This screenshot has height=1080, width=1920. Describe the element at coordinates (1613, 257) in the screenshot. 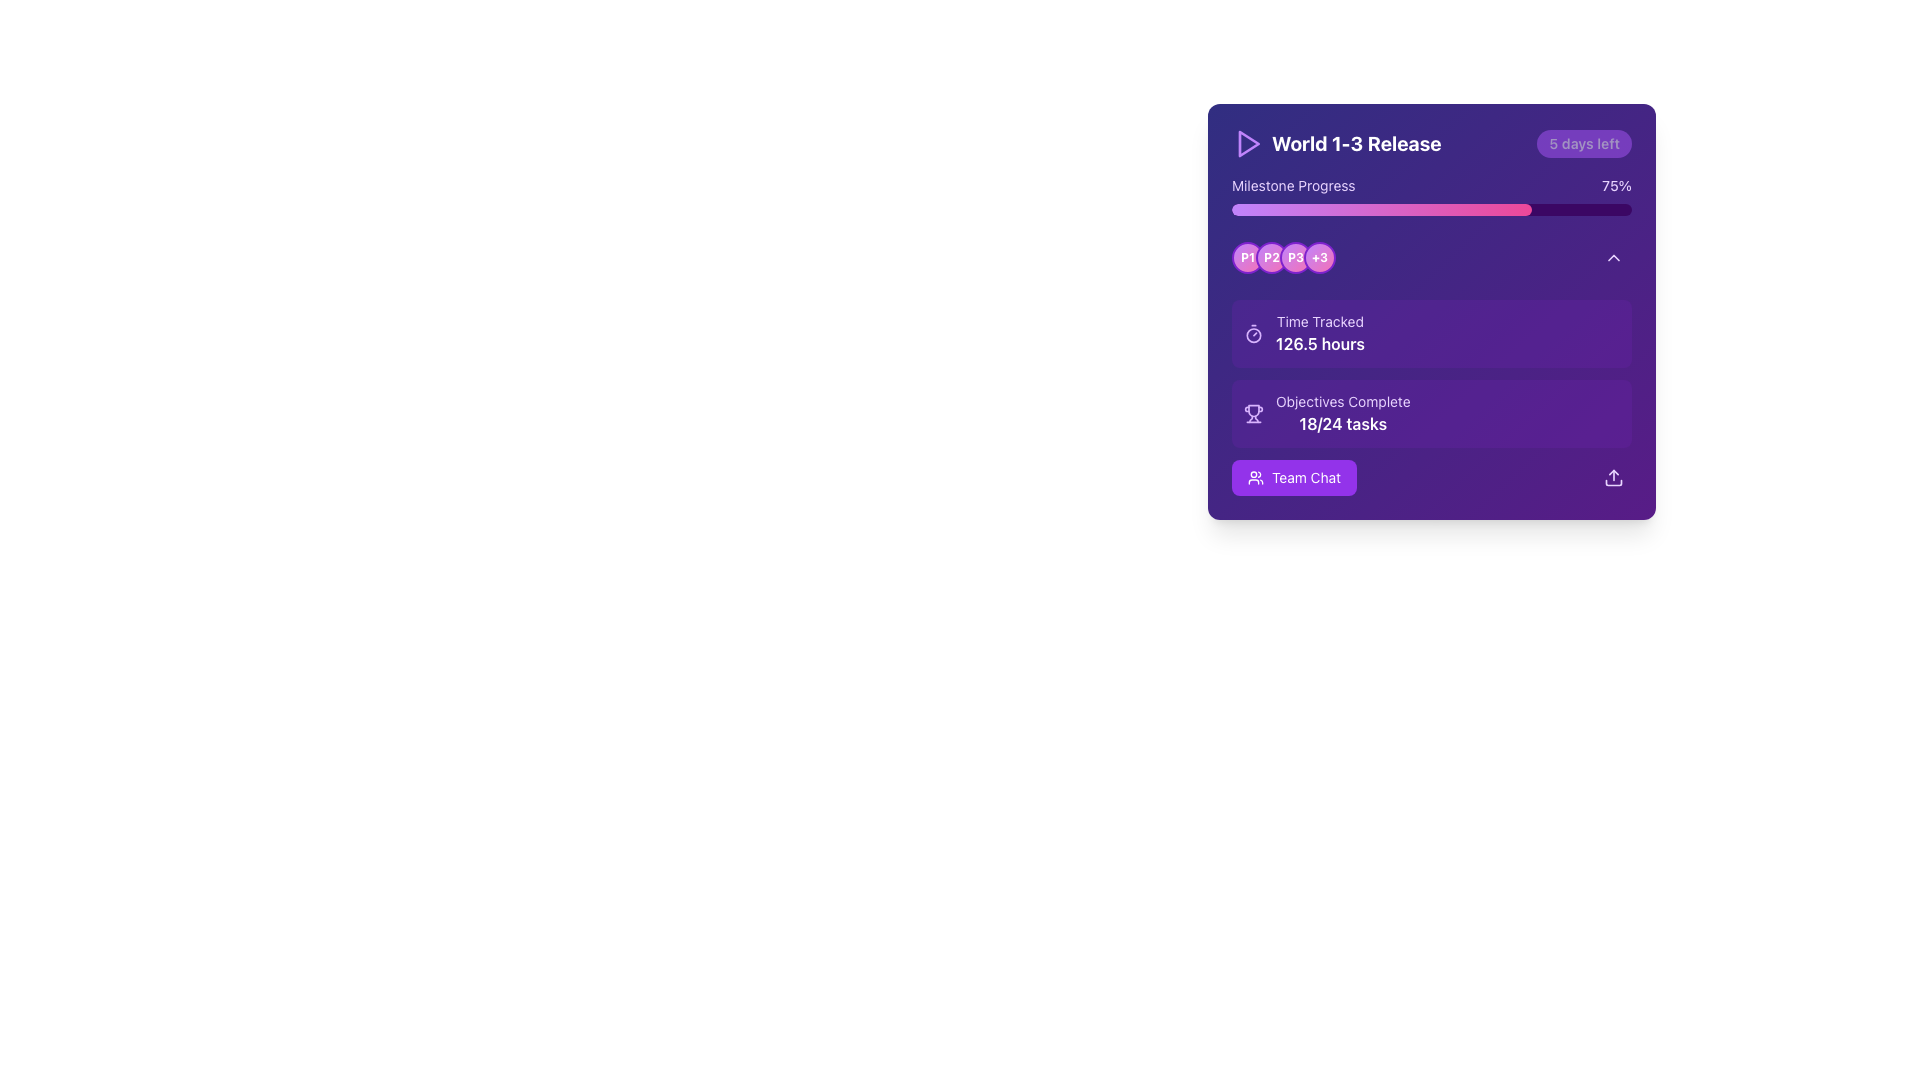

I see `the purple chevron icon button located at the upper section of the card-like widget` at that location.